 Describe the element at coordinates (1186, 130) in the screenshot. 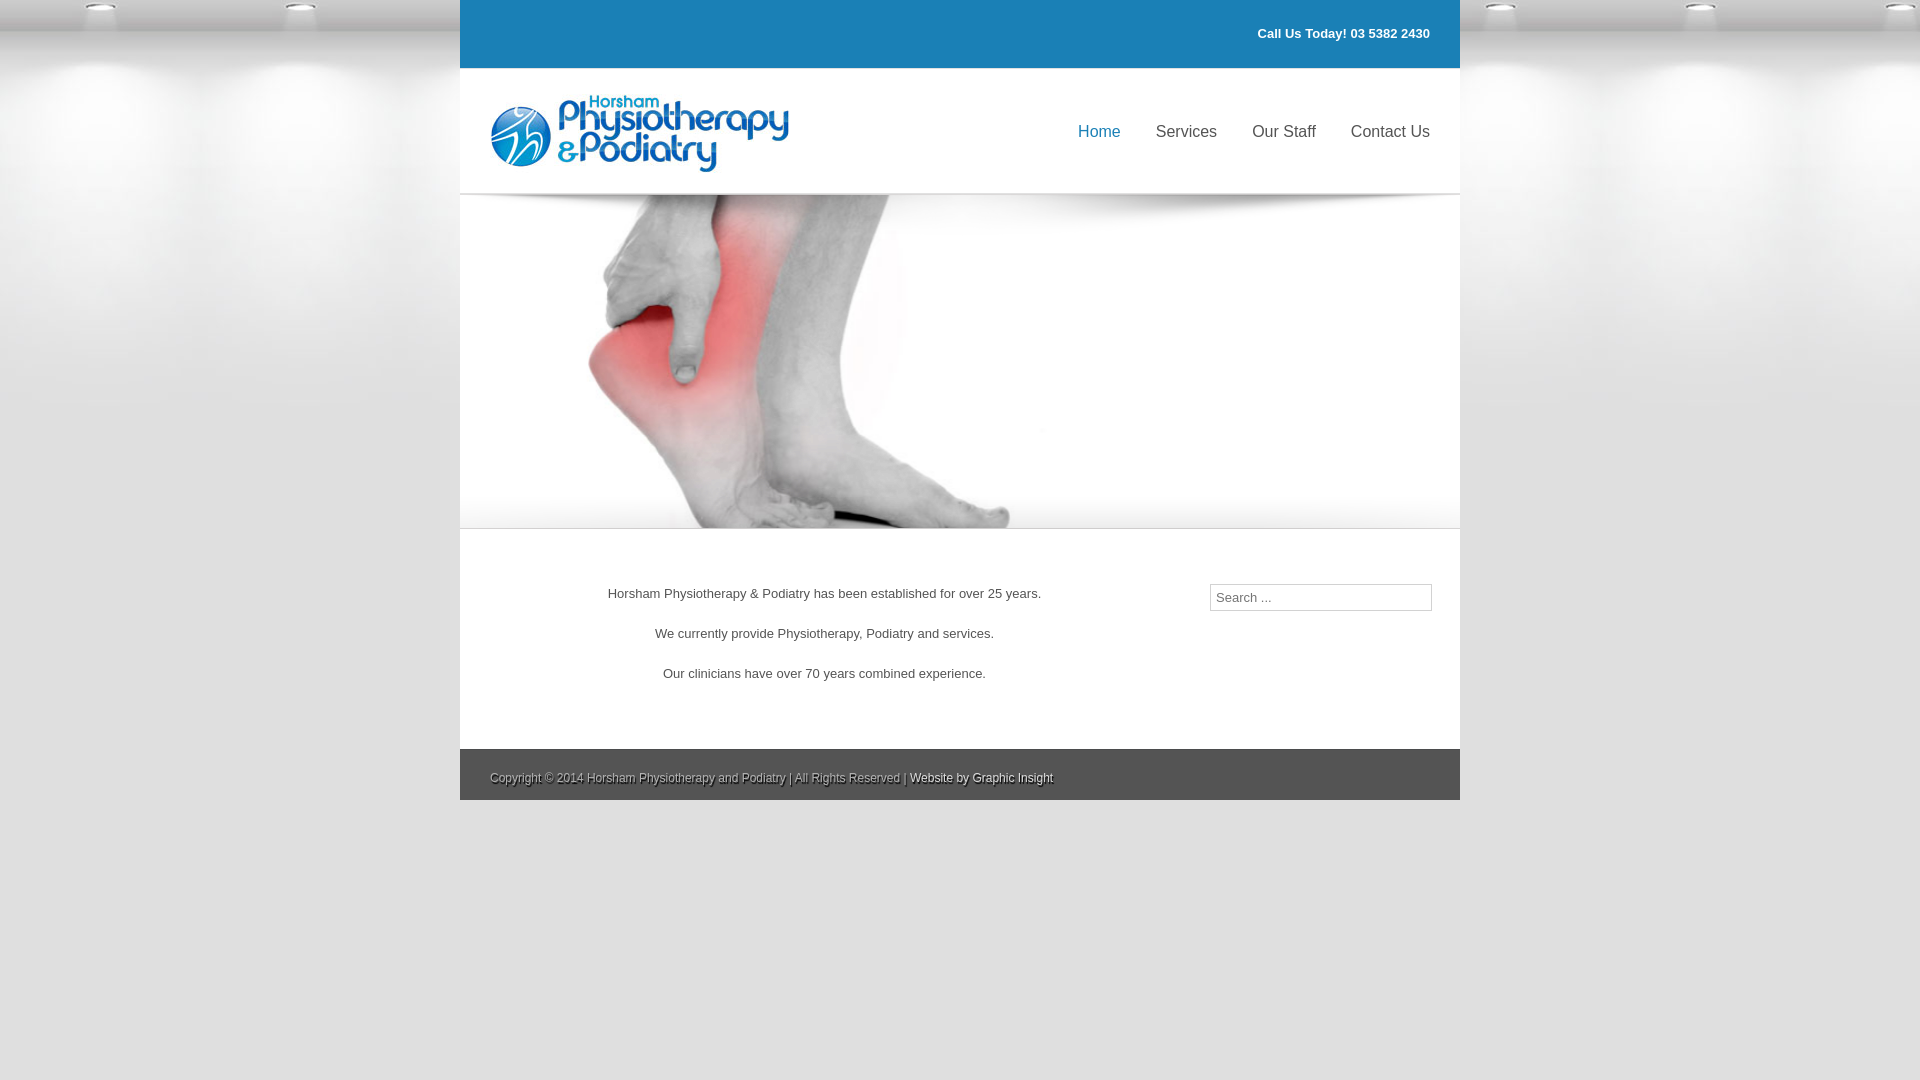

I see `'Services'` at that location.